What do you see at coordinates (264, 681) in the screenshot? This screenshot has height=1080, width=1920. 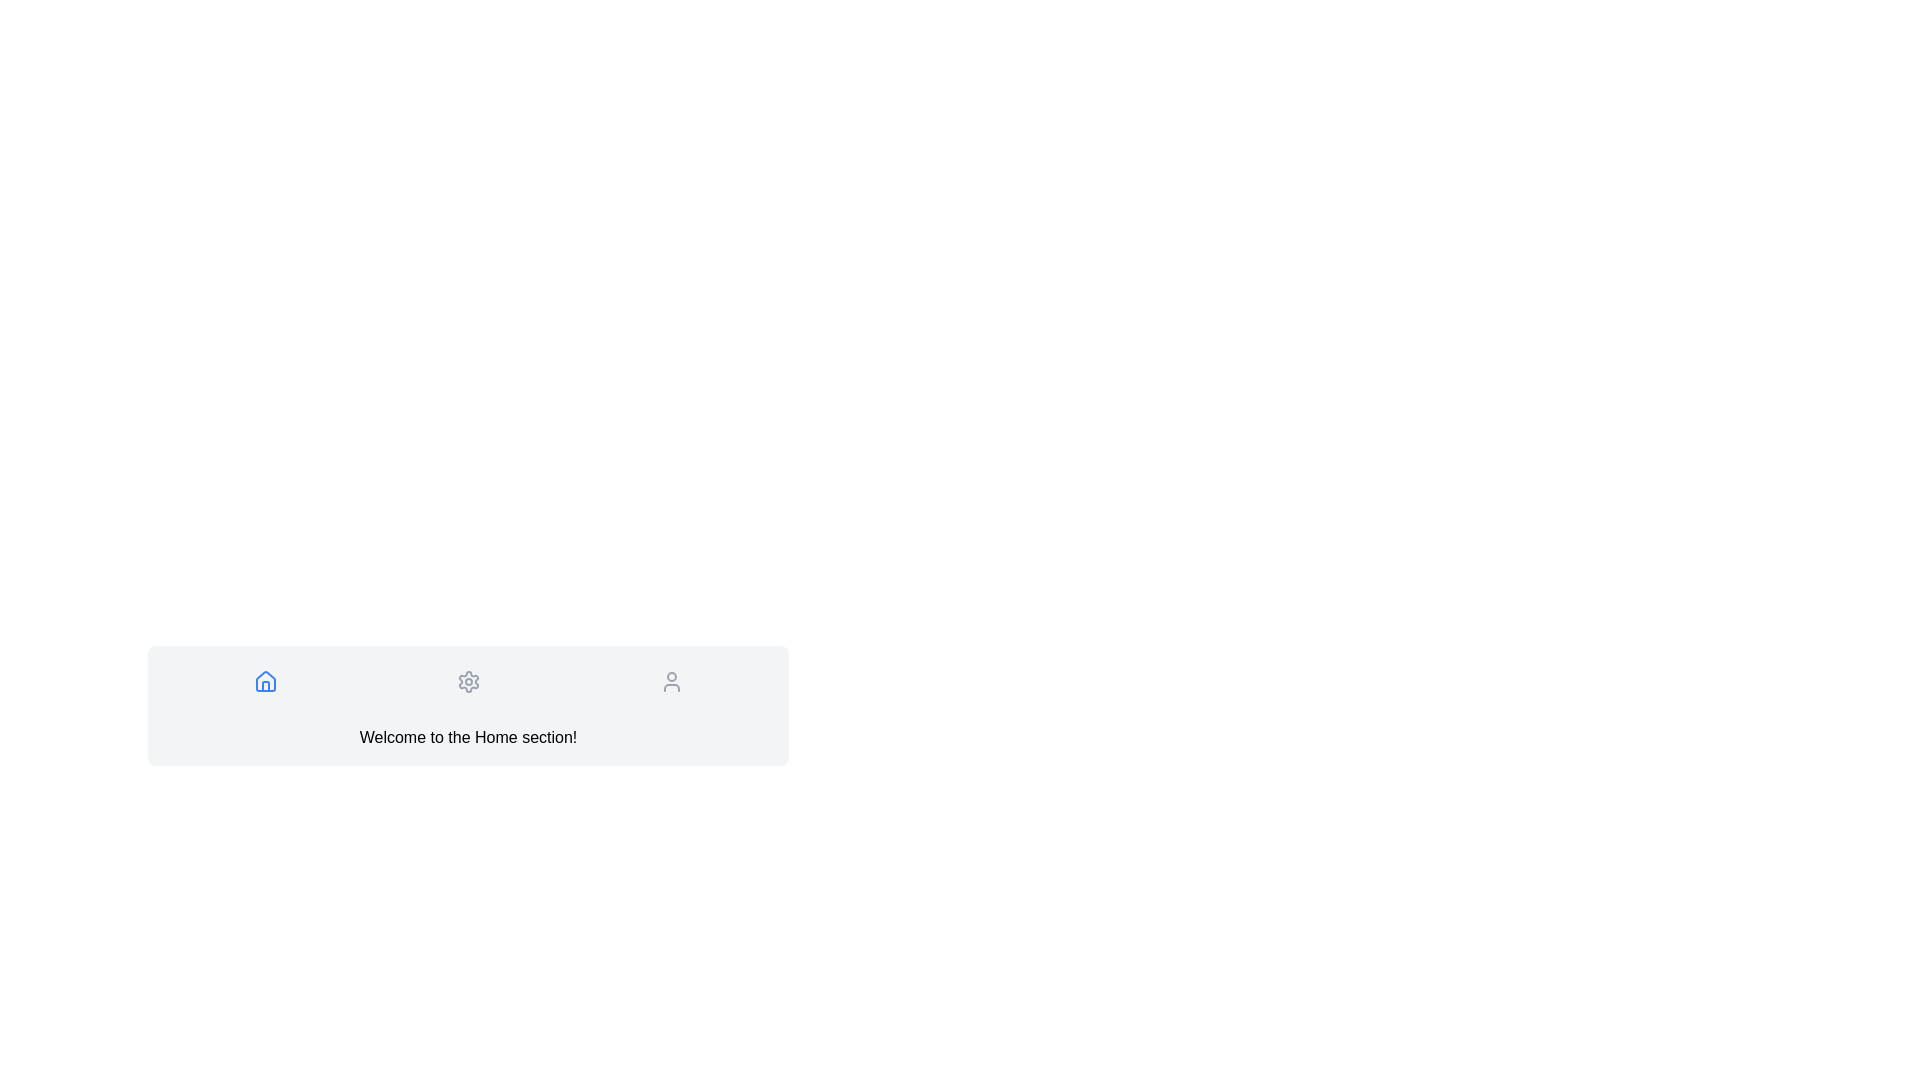 I see `the house-shaped icon with a thin blue outline located in the bottom navigation bar` at bounding box center [264, 681].